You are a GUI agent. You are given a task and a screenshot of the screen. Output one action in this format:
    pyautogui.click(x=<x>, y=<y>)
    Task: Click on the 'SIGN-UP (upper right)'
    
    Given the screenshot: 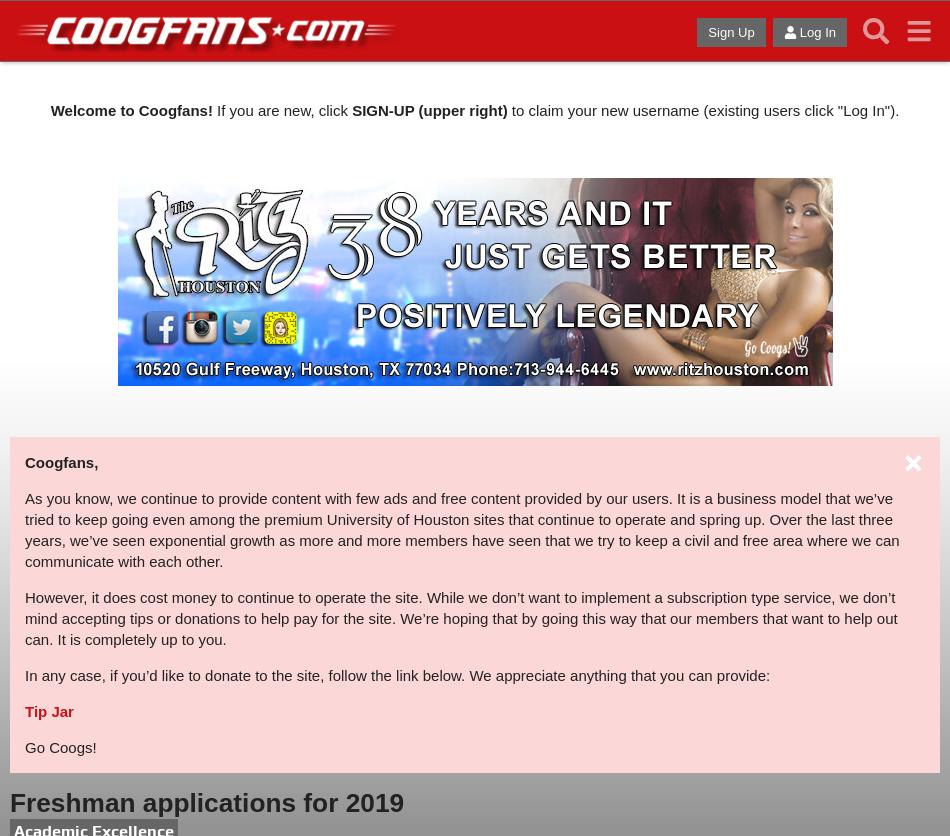 What is the action you would take?
    pyautogui.click(x=350, y=108)
    